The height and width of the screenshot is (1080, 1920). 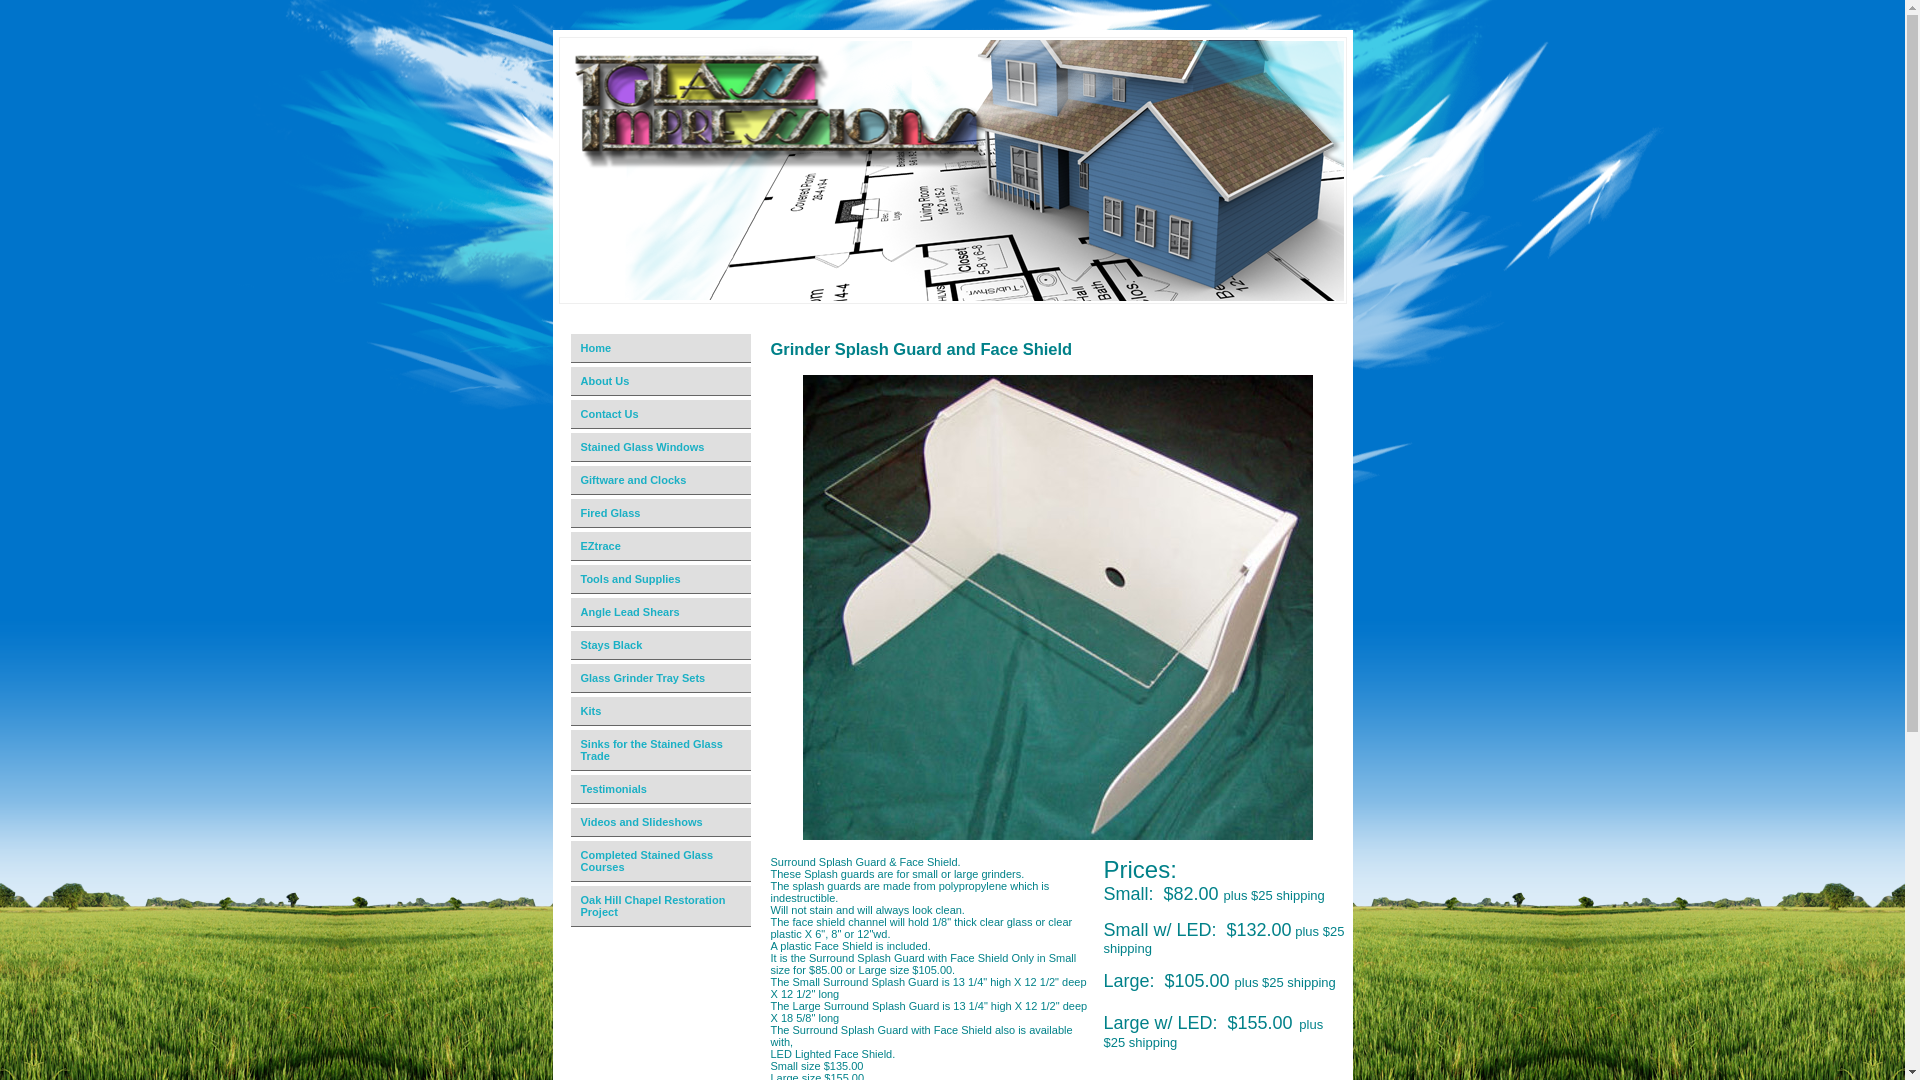 I want to click on 'Completed Stained Glass Courses', so click(x=662, y=860).